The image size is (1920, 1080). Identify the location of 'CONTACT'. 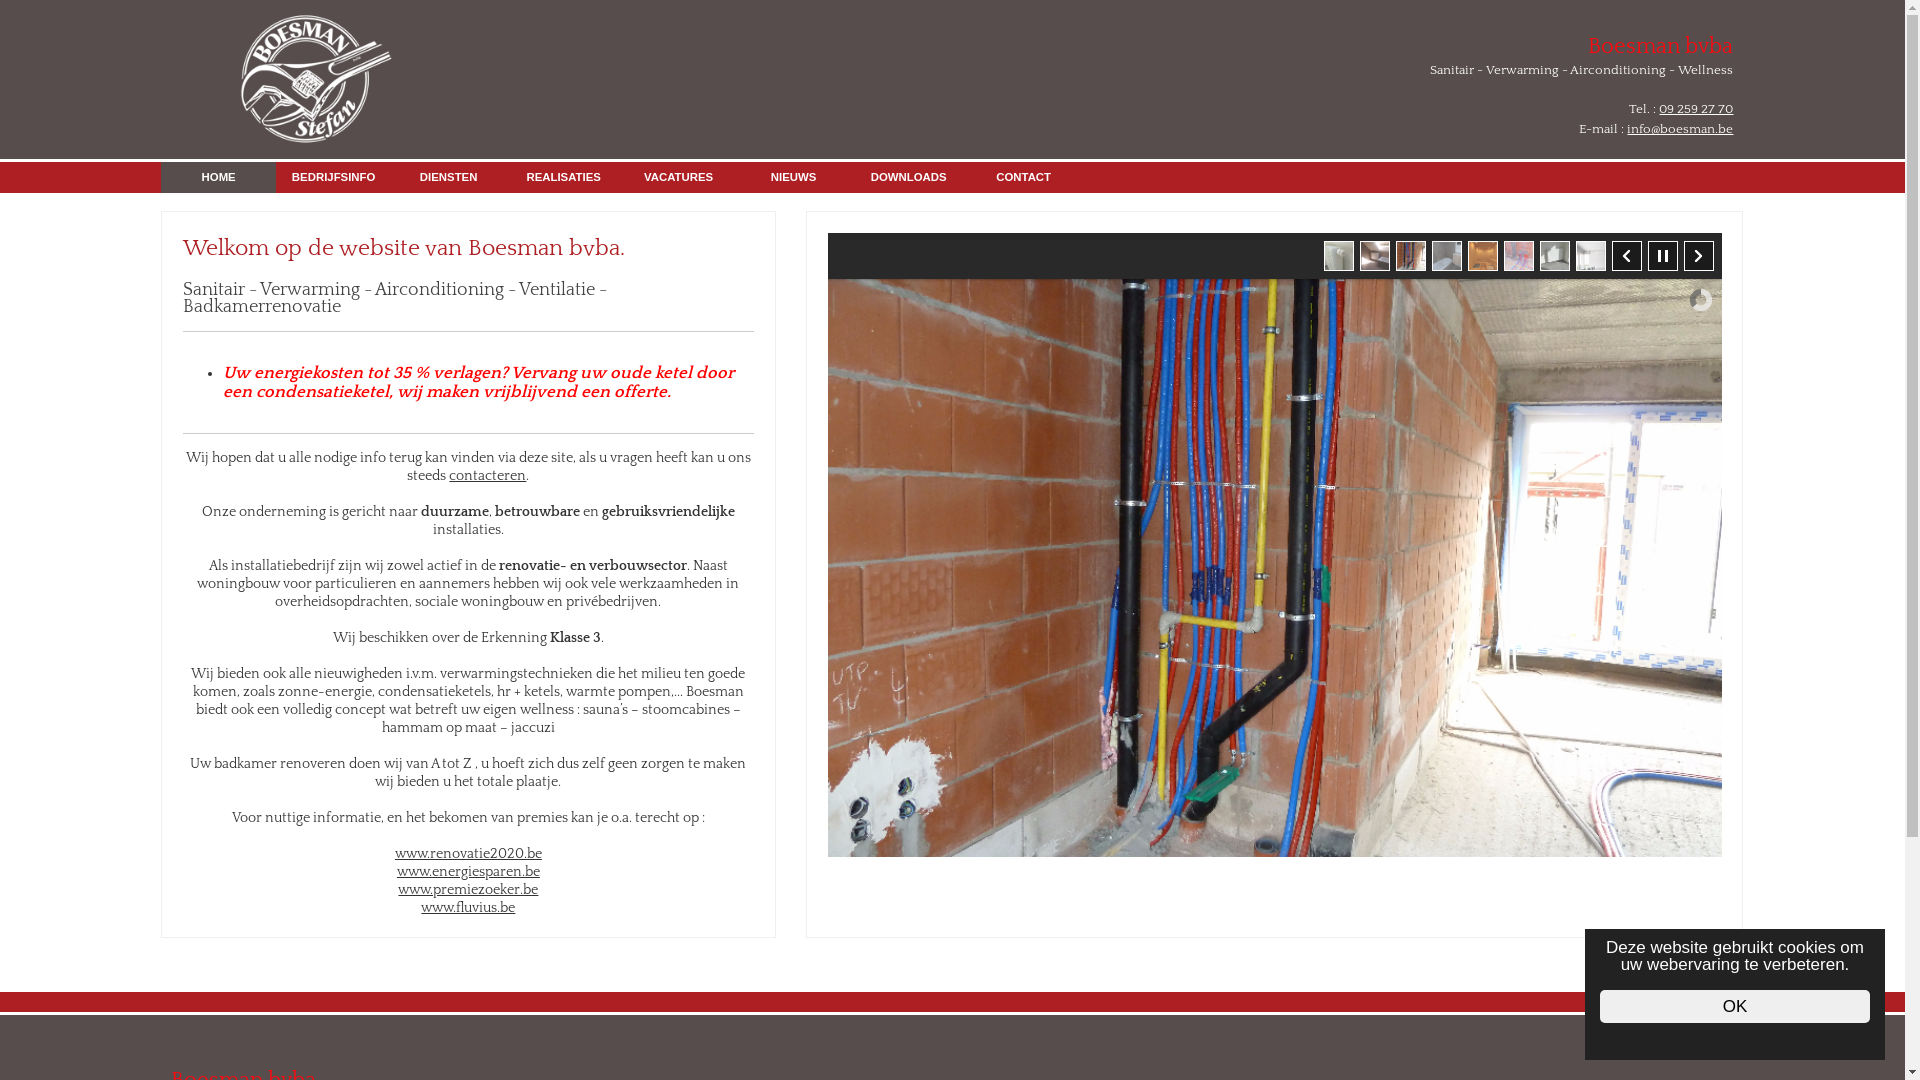
(1023, 176).